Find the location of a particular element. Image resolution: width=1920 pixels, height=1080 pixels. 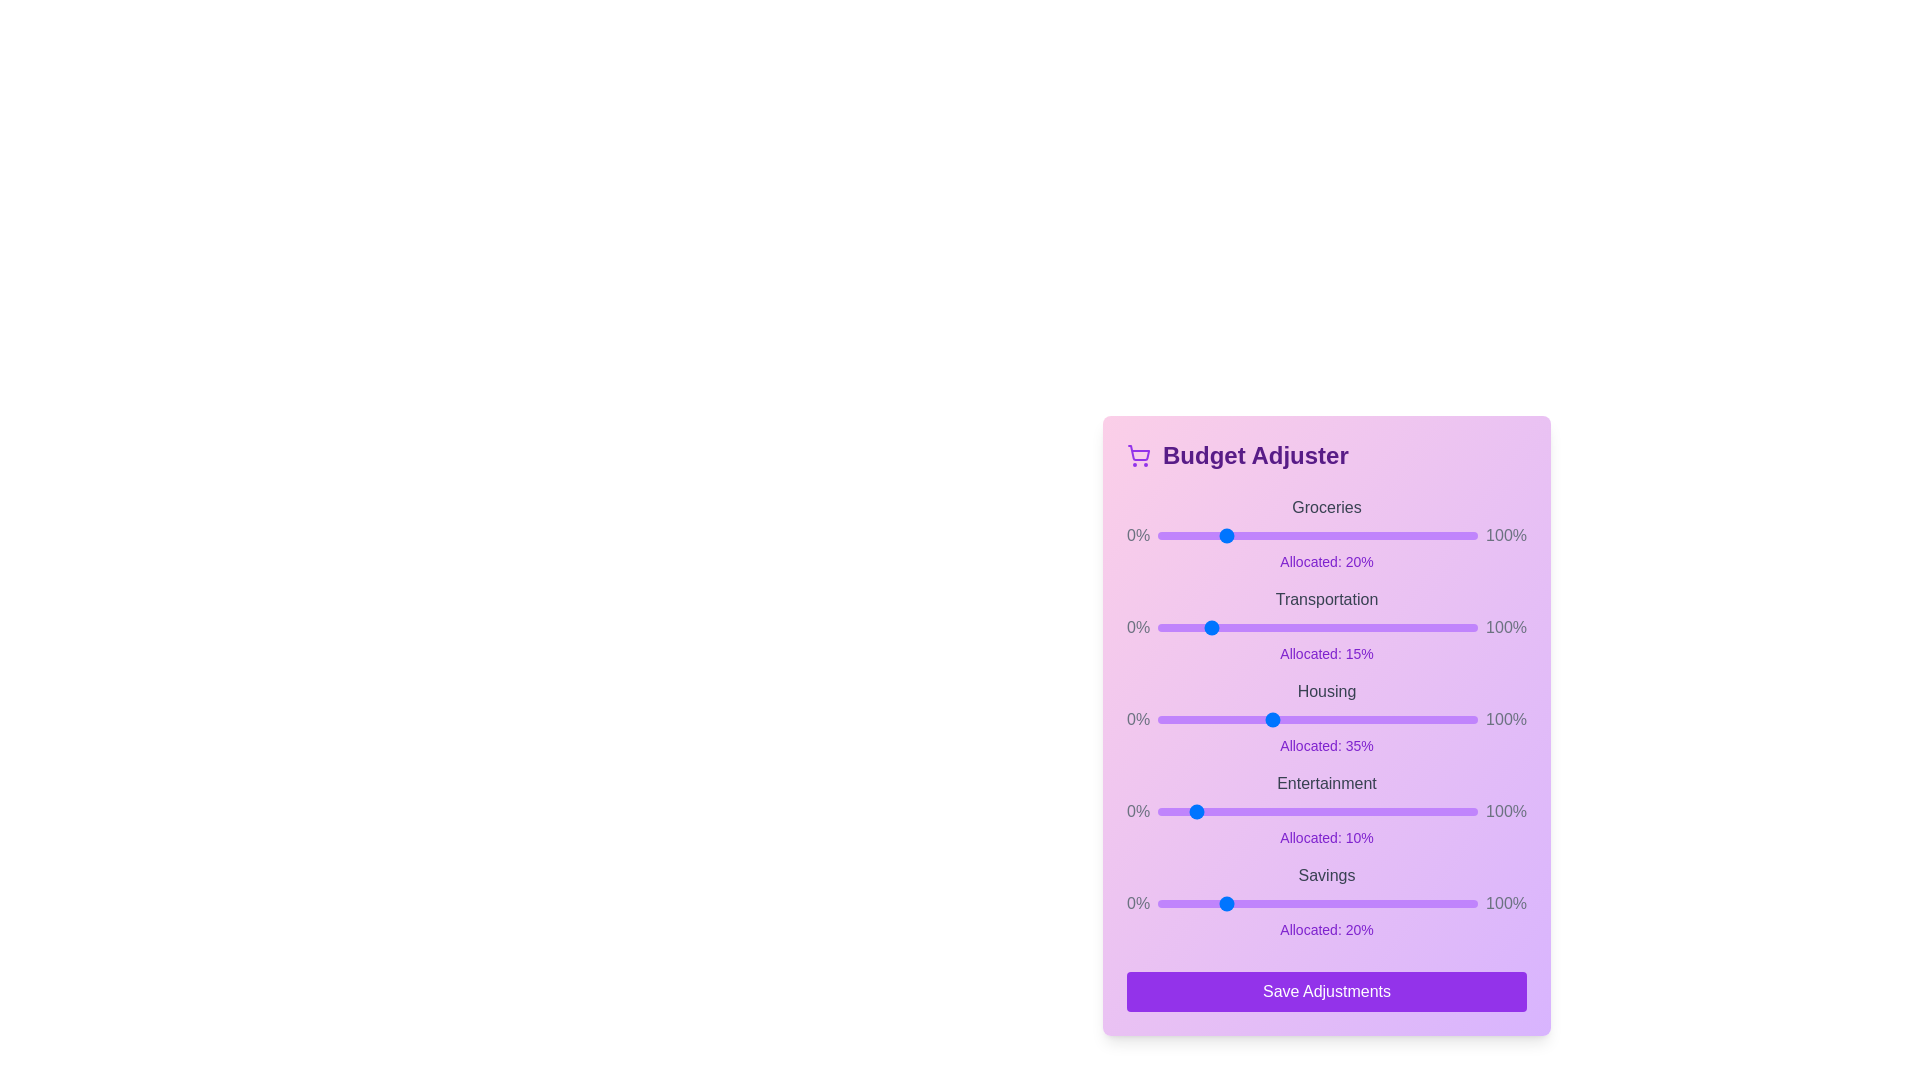

the cart icon to inspect its properties is located at coordinates (1138, 455).